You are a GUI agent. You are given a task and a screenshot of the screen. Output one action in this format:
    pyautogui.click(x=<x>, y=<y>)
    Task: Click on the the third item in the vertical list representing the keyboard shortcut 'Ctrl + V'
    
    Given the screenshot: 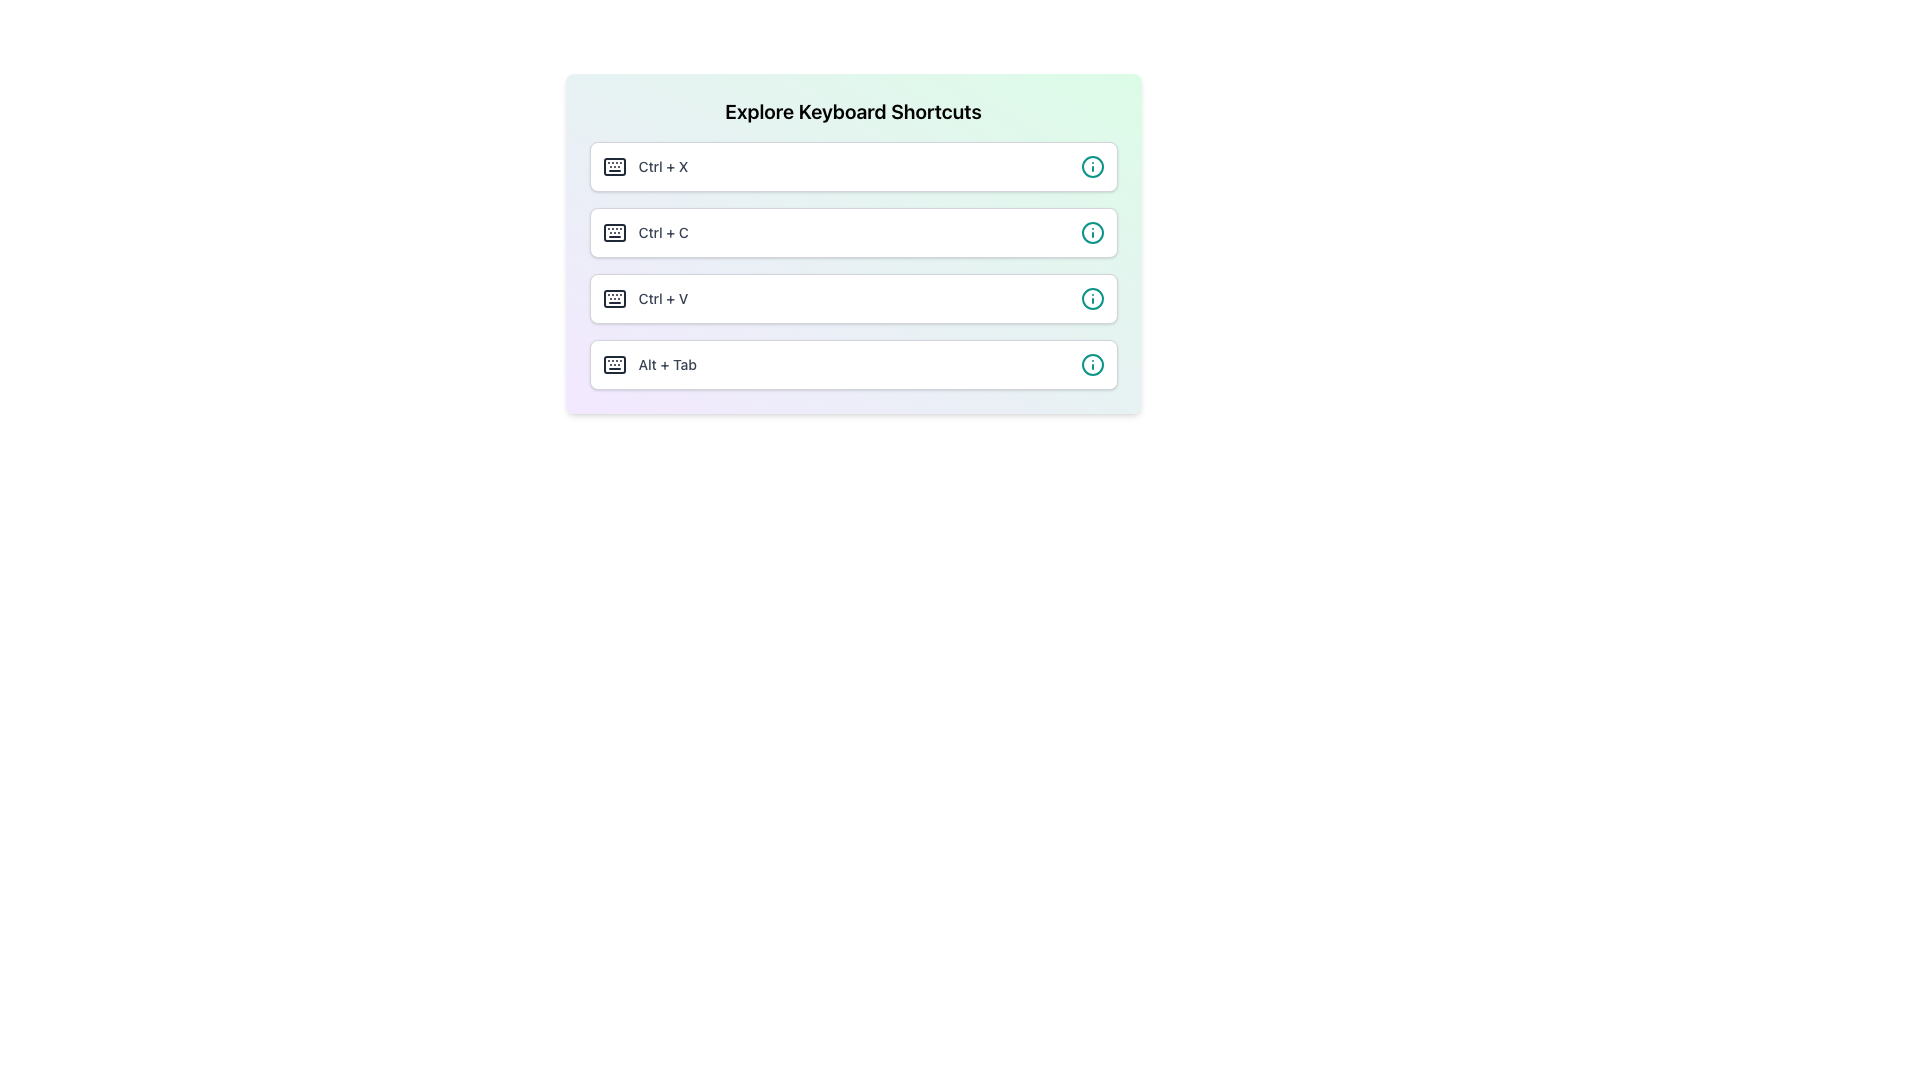 What is the action you would take?
    pyautogui.click(x=853, y=299)
    